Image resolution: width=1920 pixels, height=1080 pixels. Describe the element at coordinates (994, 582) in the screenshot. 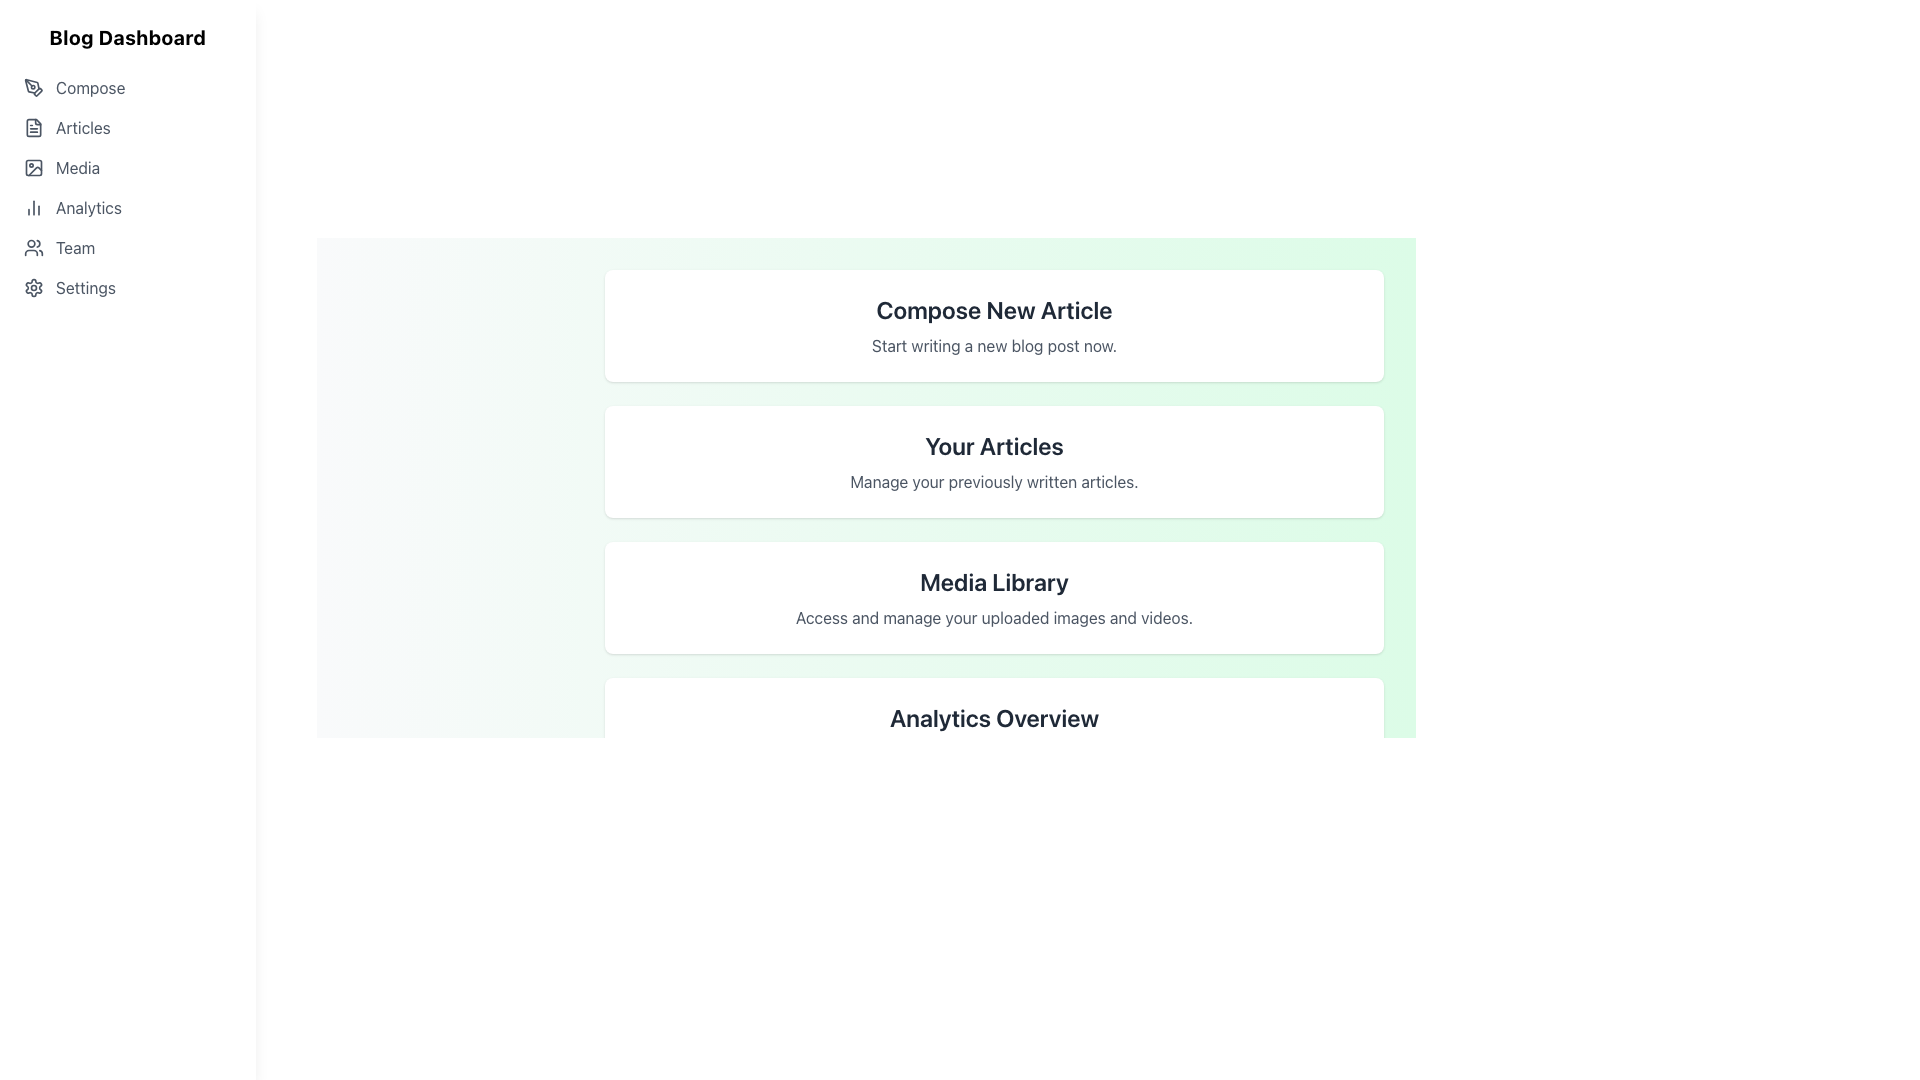

I see `the heading text 'Media Library' which is styled in a large black bold font and positioned at the center top of the white card labeled 'Media'` at that location.